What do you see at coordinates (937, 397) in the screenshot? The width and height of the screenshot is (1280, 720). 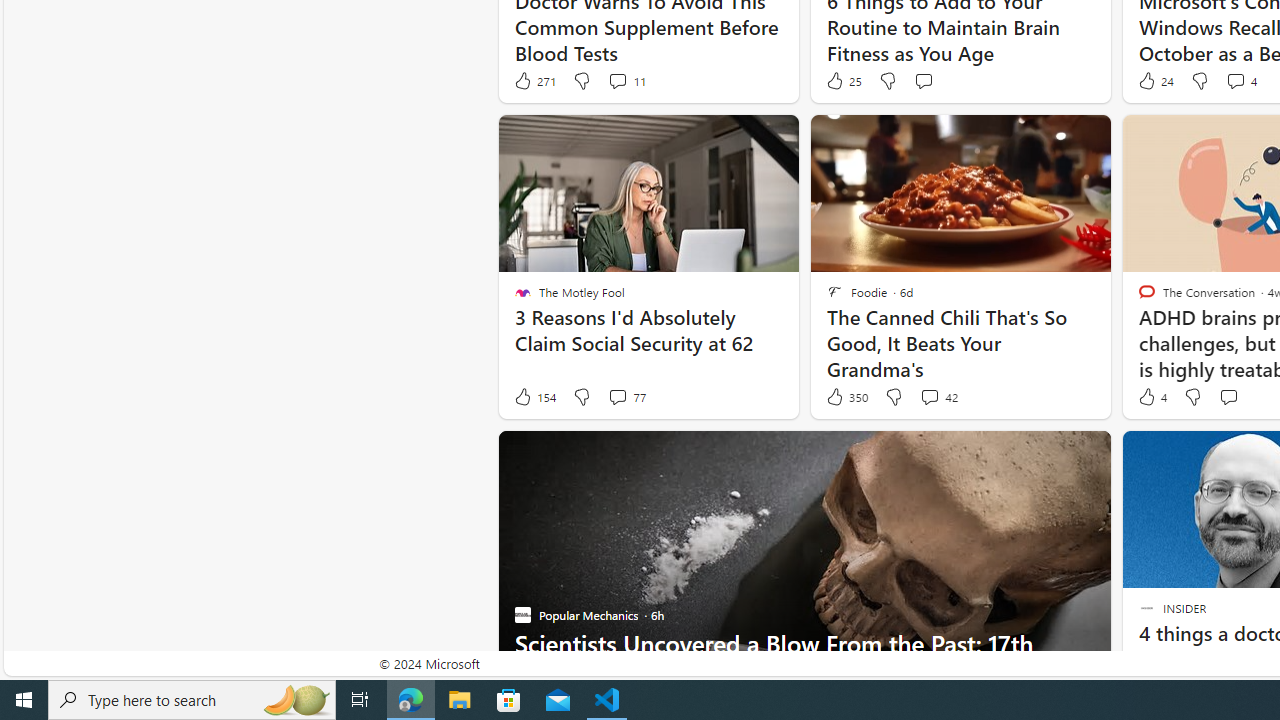 I see `'View comments 42 Comment'` at bounding box center [937, 397].